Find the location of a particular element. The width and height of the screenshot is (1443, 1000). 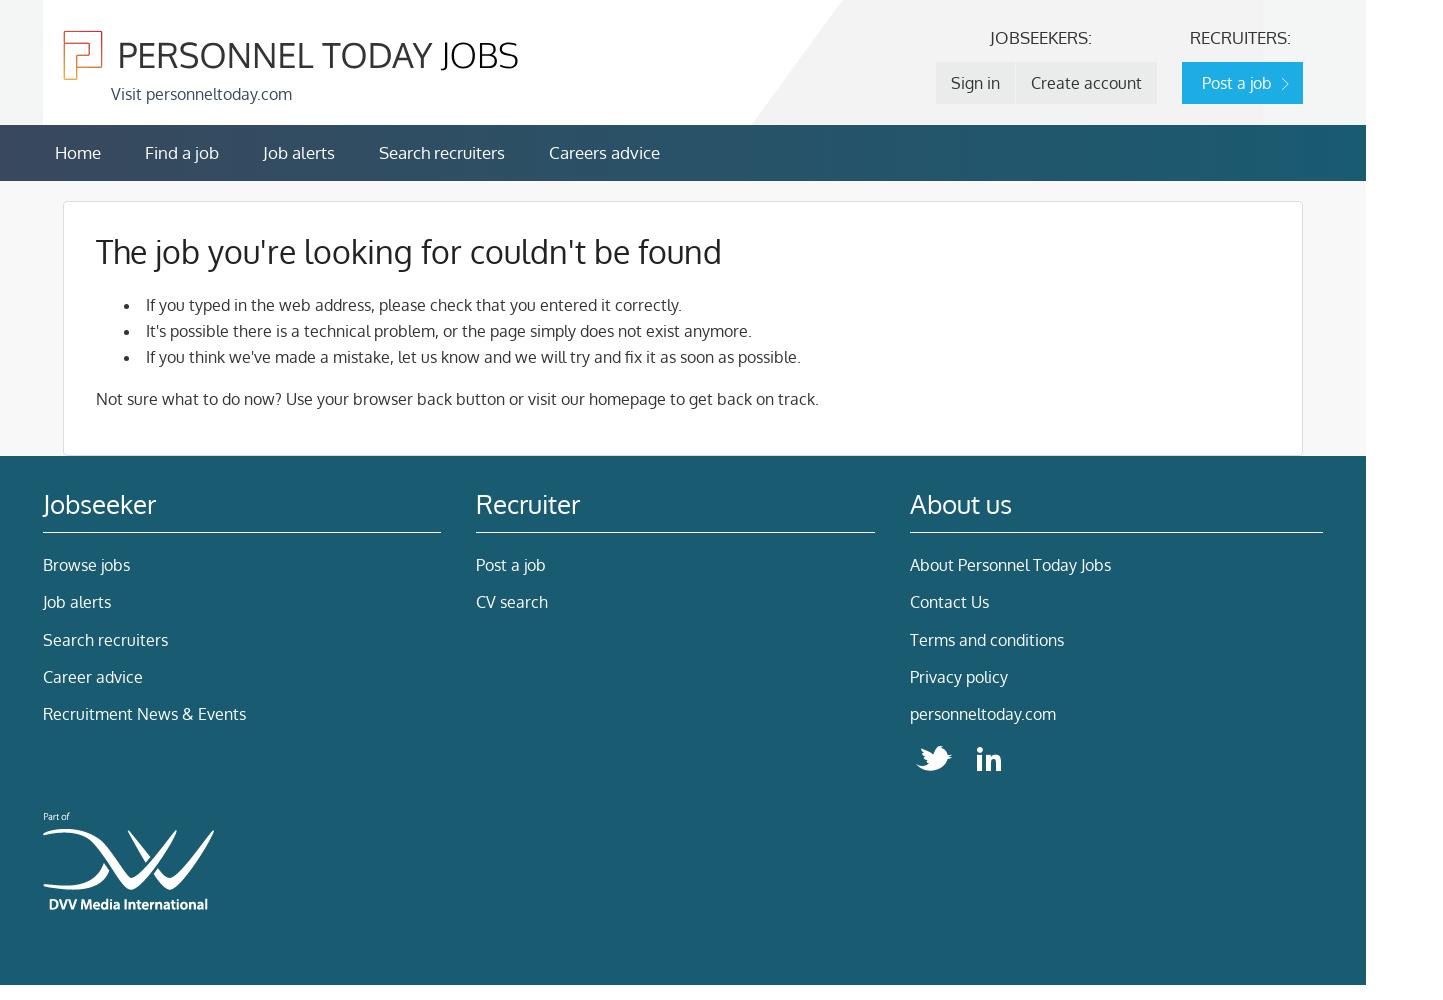

'If you typed in the web address, please check that you entered it correctly.' is located at coordinates (412, 305).